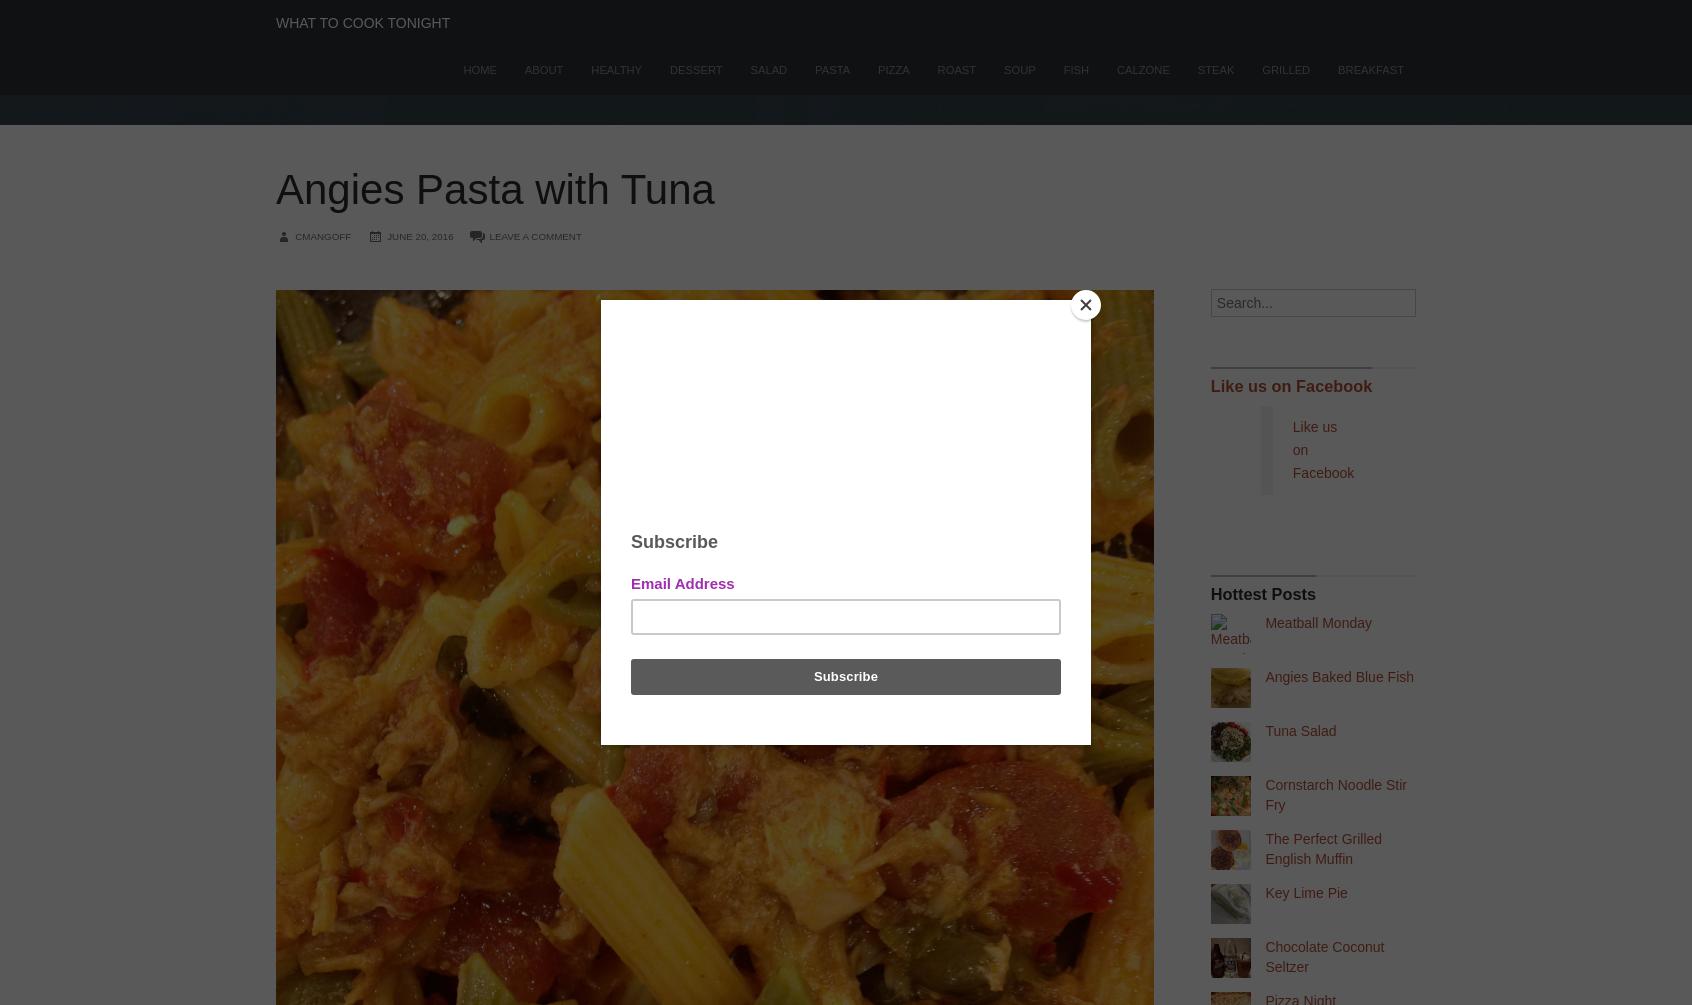 The image size is (1692, 1005). Describe the element at coordinates (892, 70) in the screenshot. I see `'pizza'` at that location.